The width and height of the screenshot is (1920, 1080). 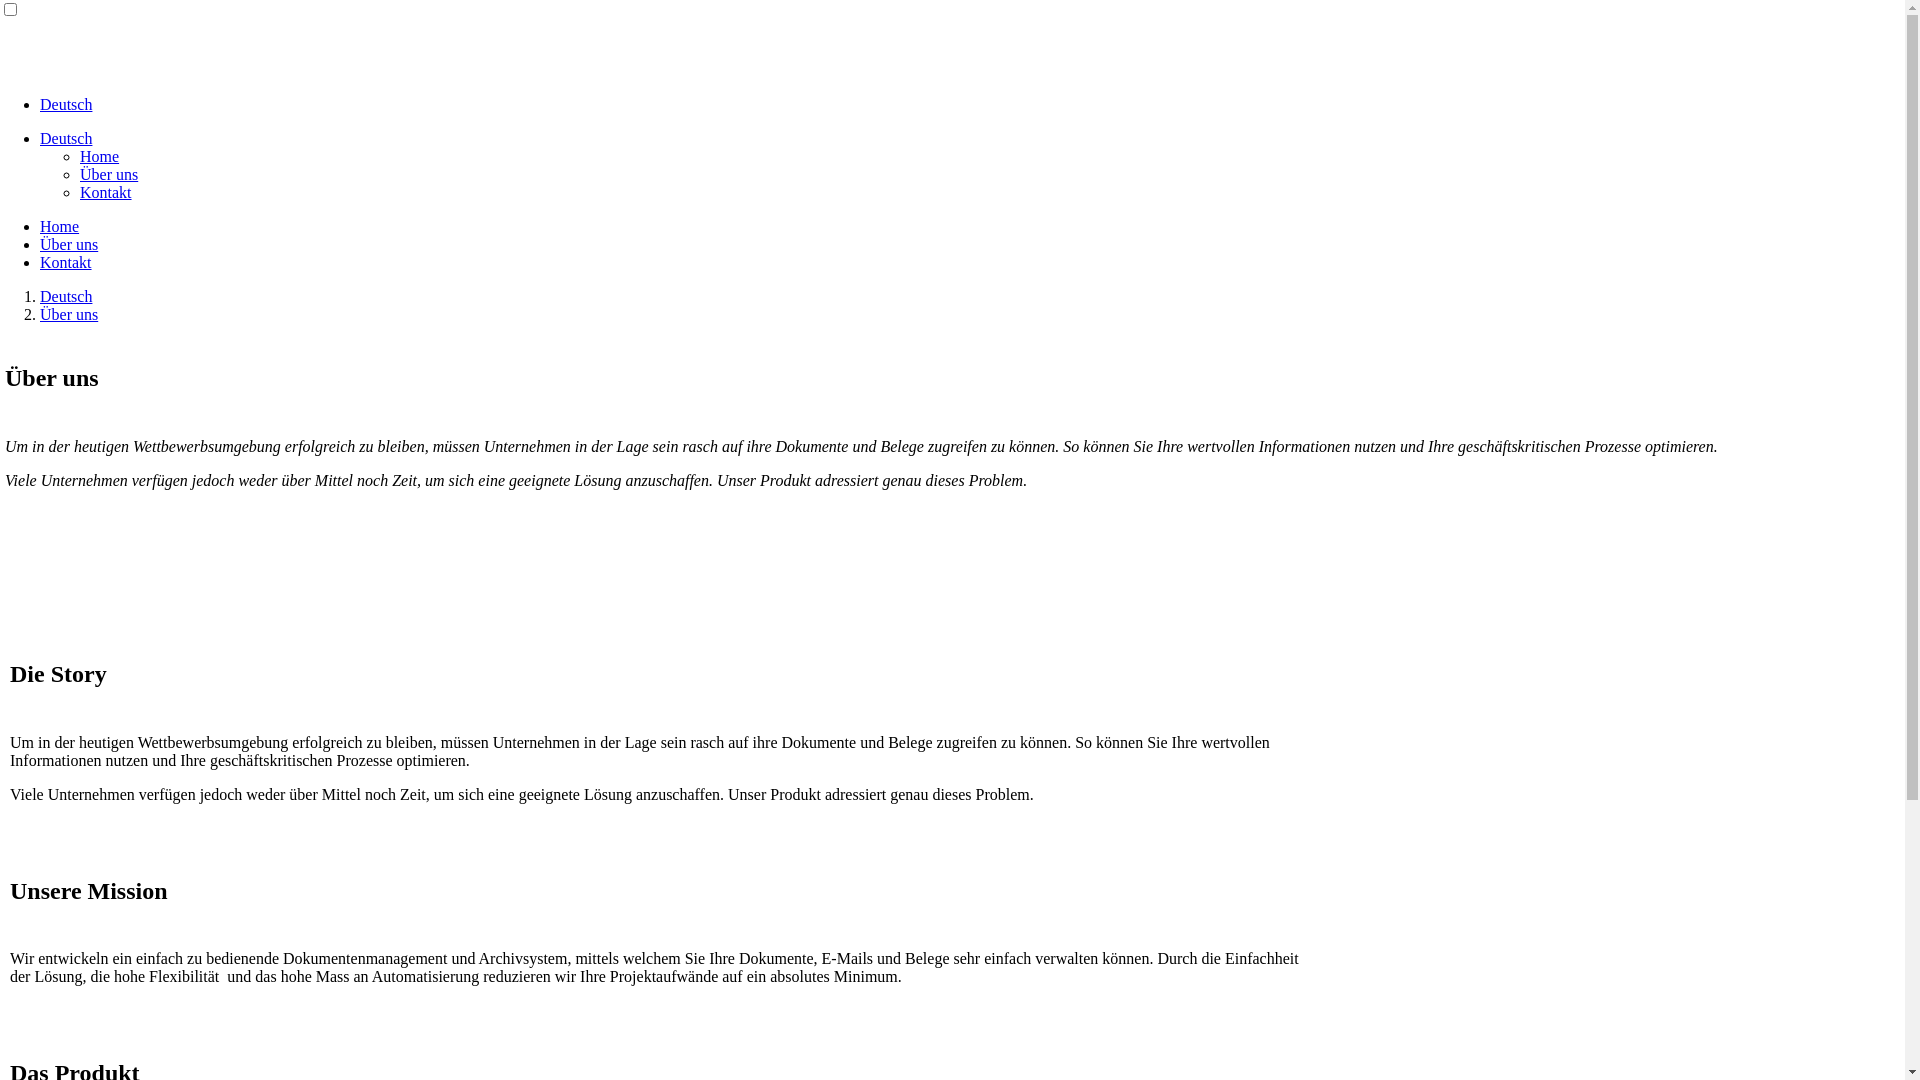 What do you see at coordinates (39, 261) in the screenshot?
I see `'Kontakt'` at bounding box center [39, 261].